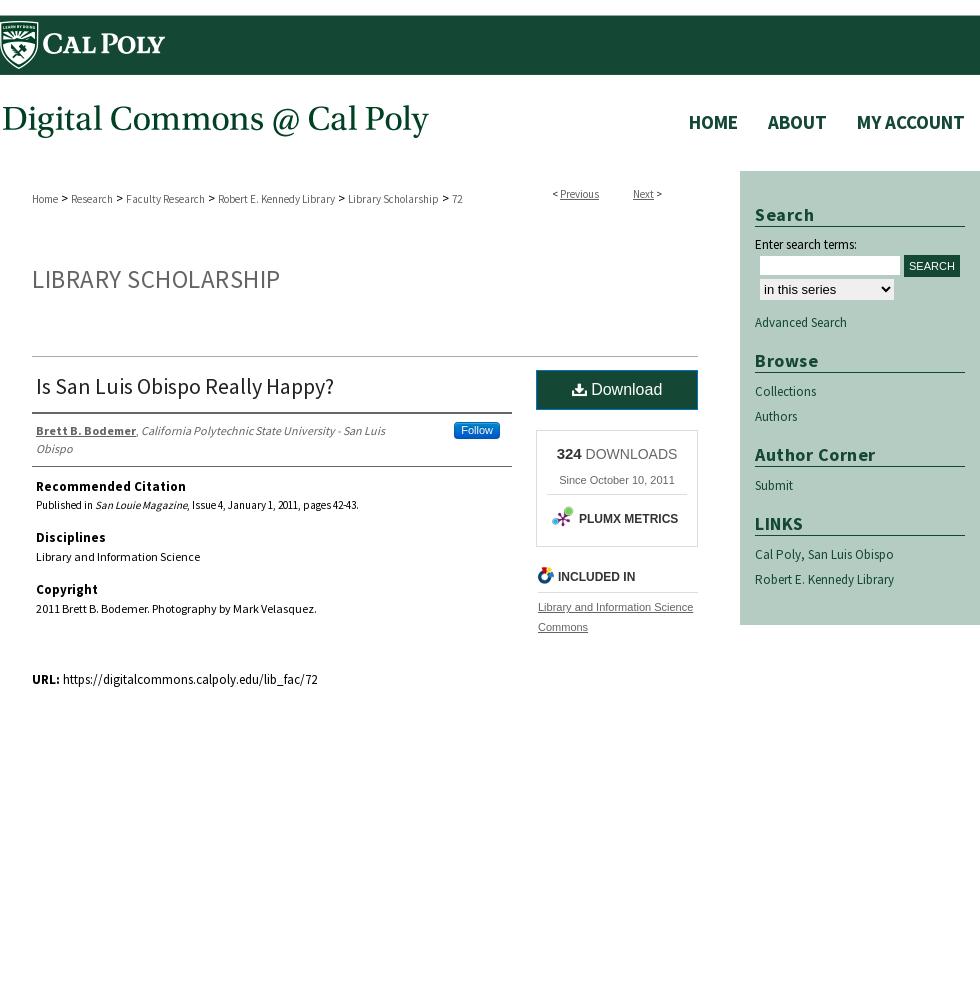  I want to click on ',  Issue 4,  January  1, 2011, pages 42-43.', so click(273, 505).